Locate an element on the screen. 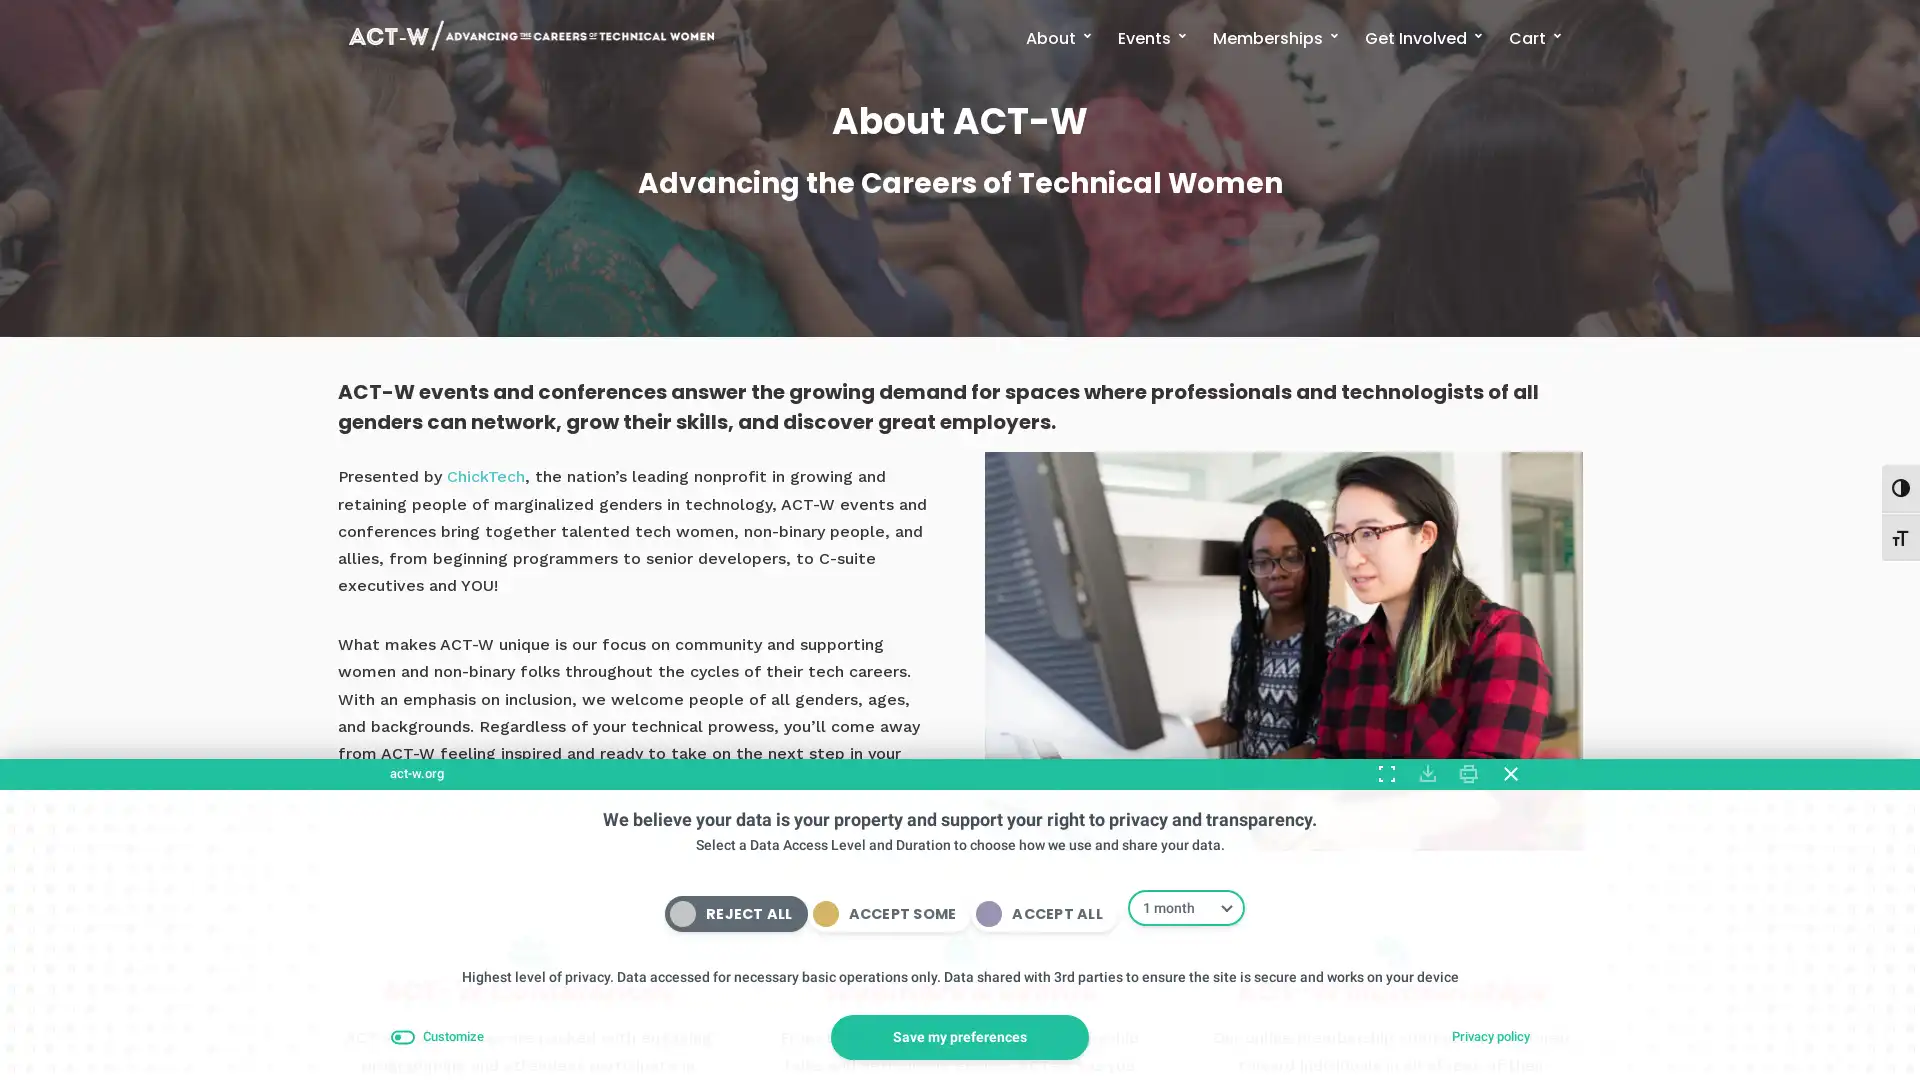  Print Consent is located at coordinates (1468, 772).